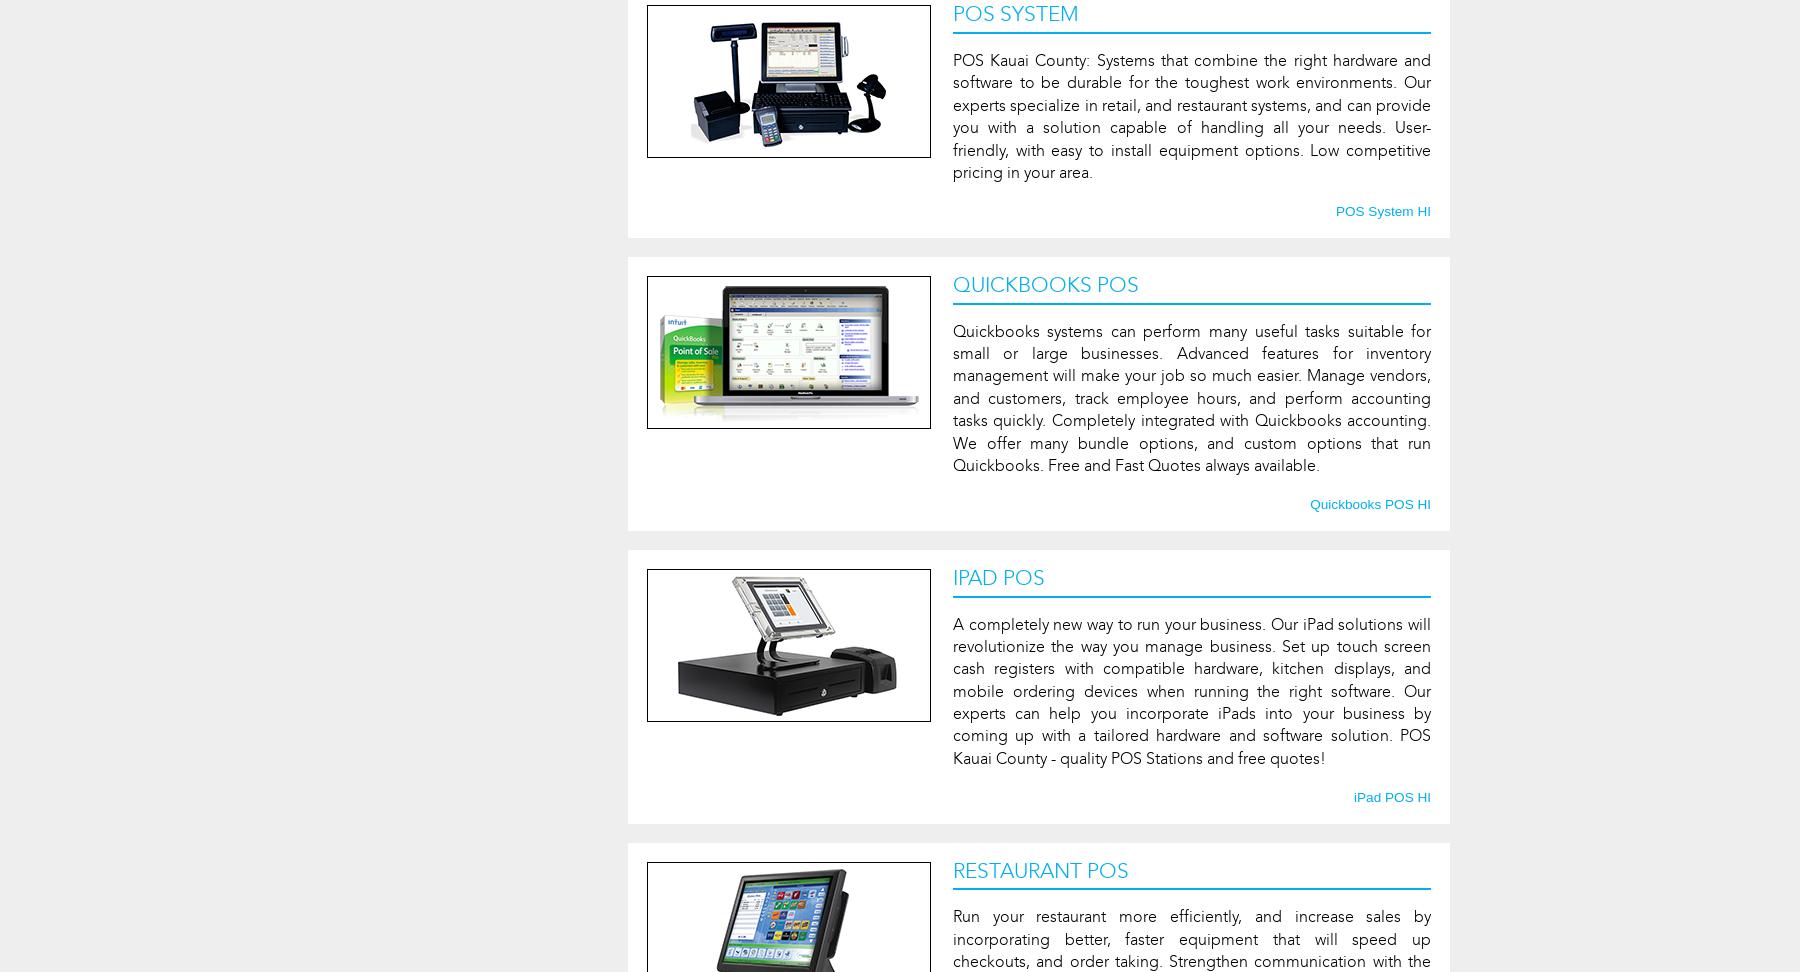 The width and height of the screenshot is (1800, 972). I want to click on 'iPad POS HI', so click(1391, 796).